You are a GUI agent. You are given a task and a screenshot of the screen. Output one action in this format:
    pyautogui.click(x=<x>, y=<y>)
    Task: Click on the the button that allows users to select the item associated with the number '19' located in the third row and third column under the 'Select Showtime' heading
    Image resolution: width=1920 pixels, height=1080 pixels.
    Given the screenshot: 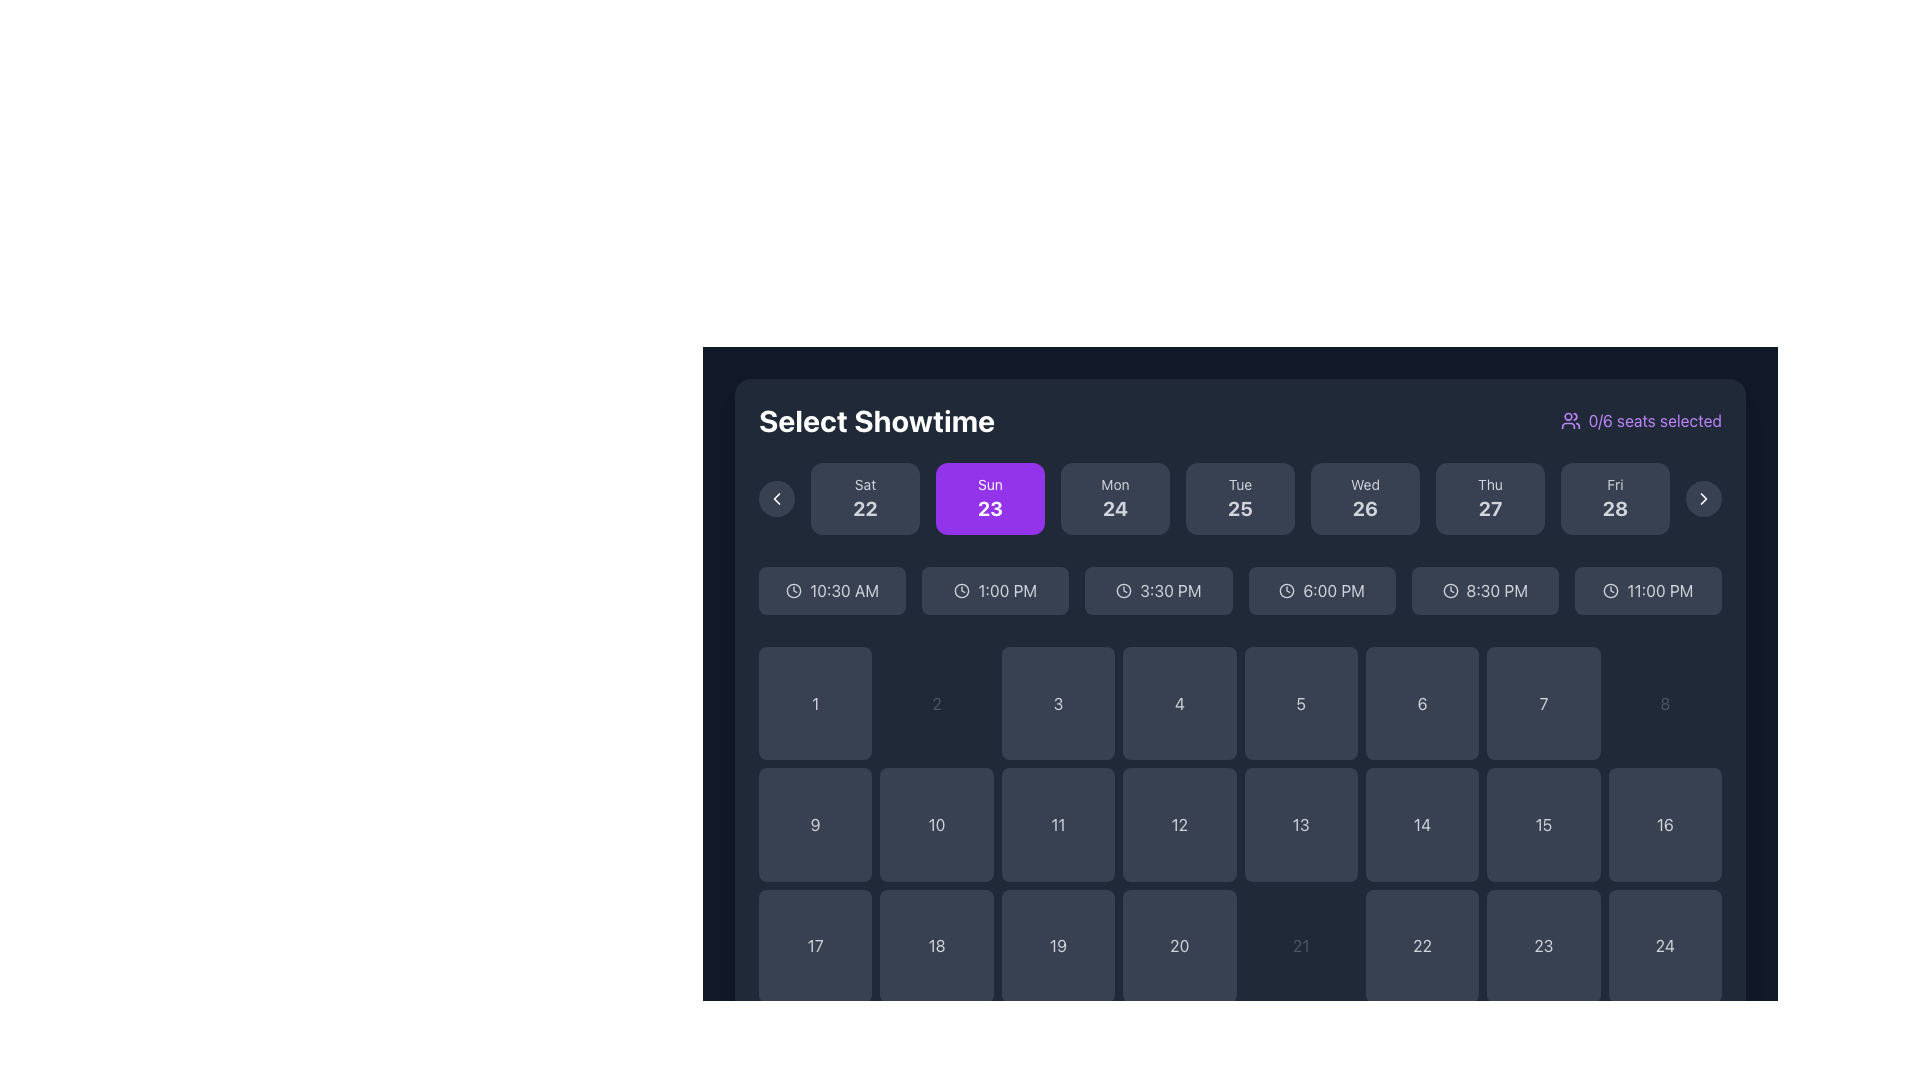 What is the action you would take?
    pyautogui.click(x=1057, y=945)
    